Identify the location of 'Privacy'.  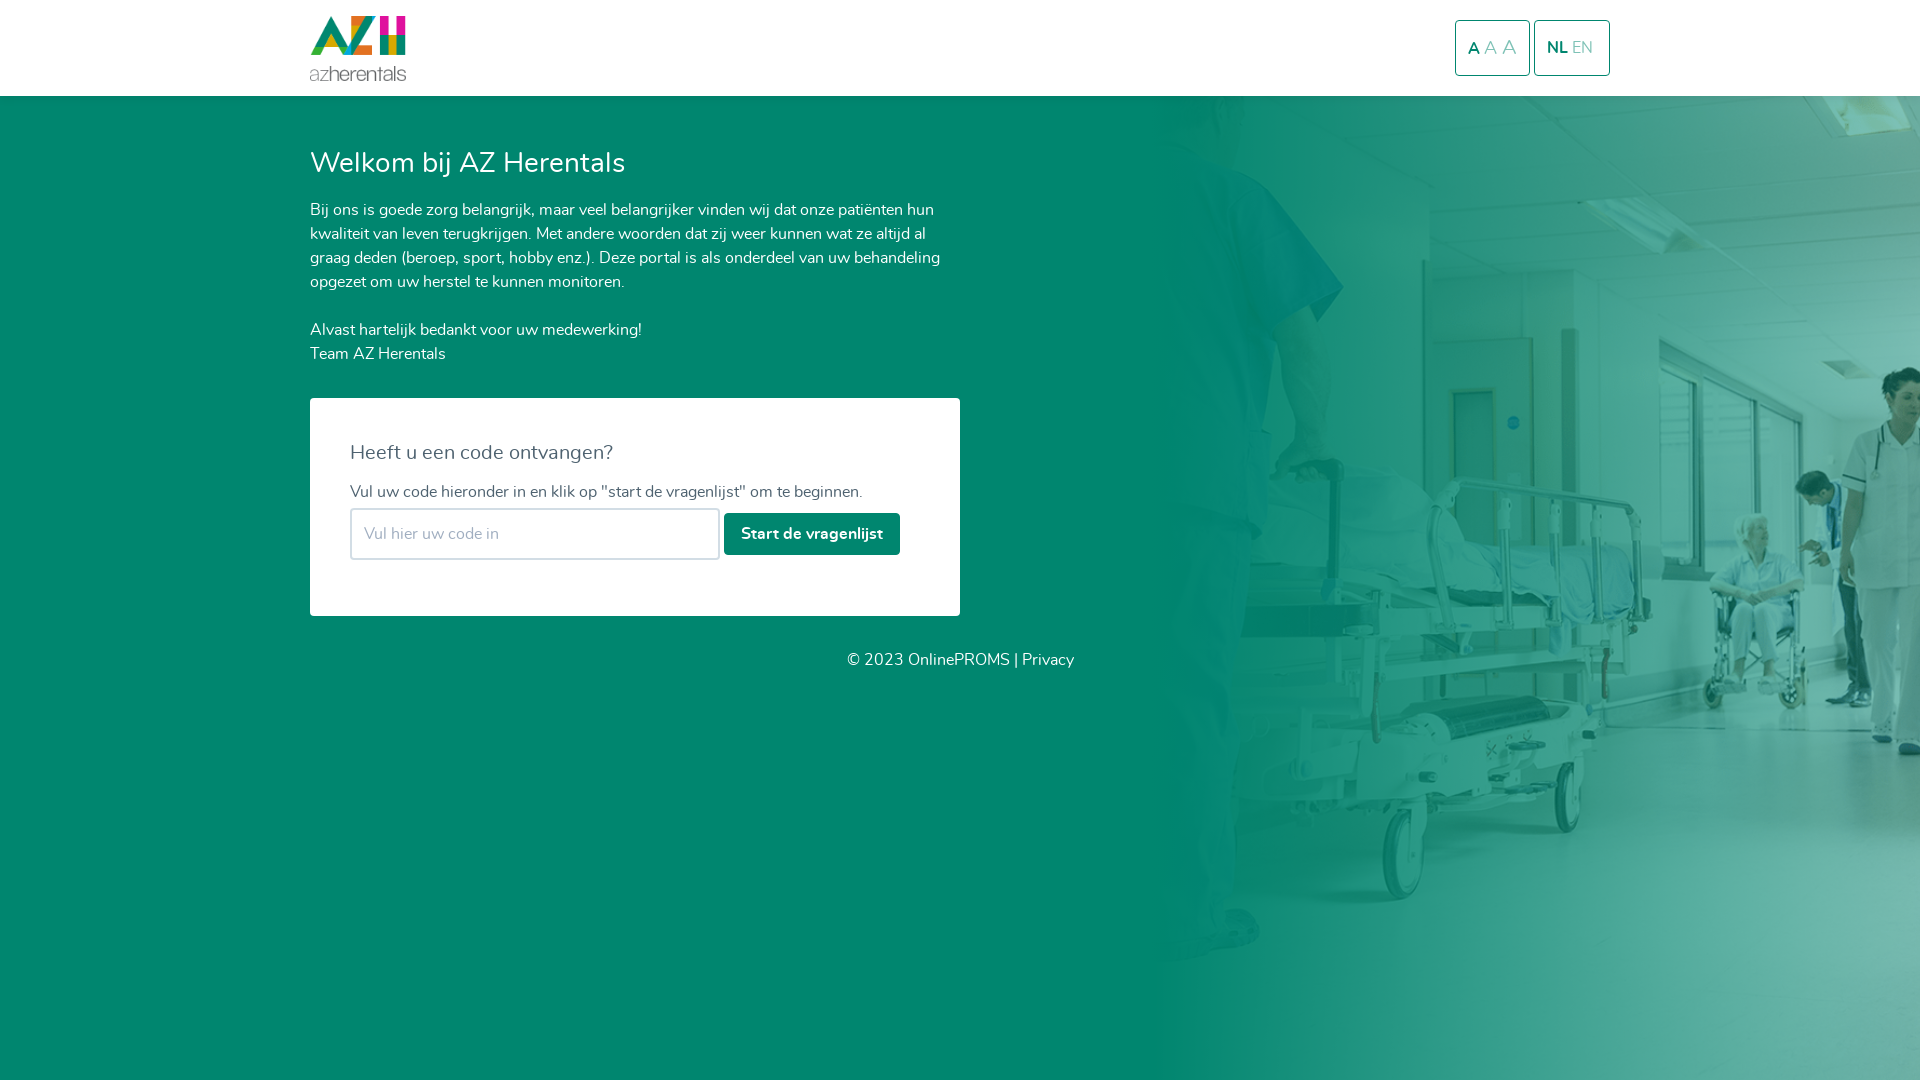
(1046, 659).